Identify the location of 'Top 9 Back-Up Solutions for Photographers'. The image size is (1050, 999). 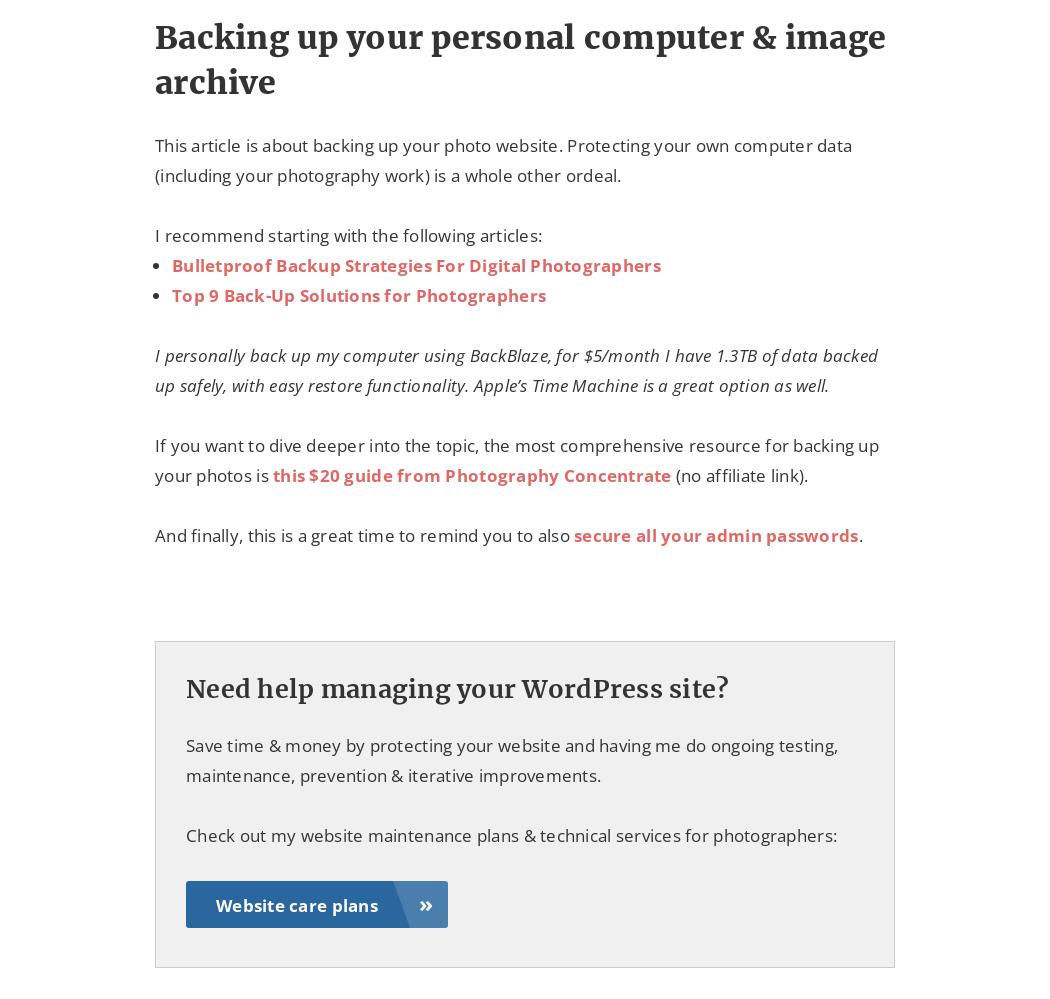
(357, 294).